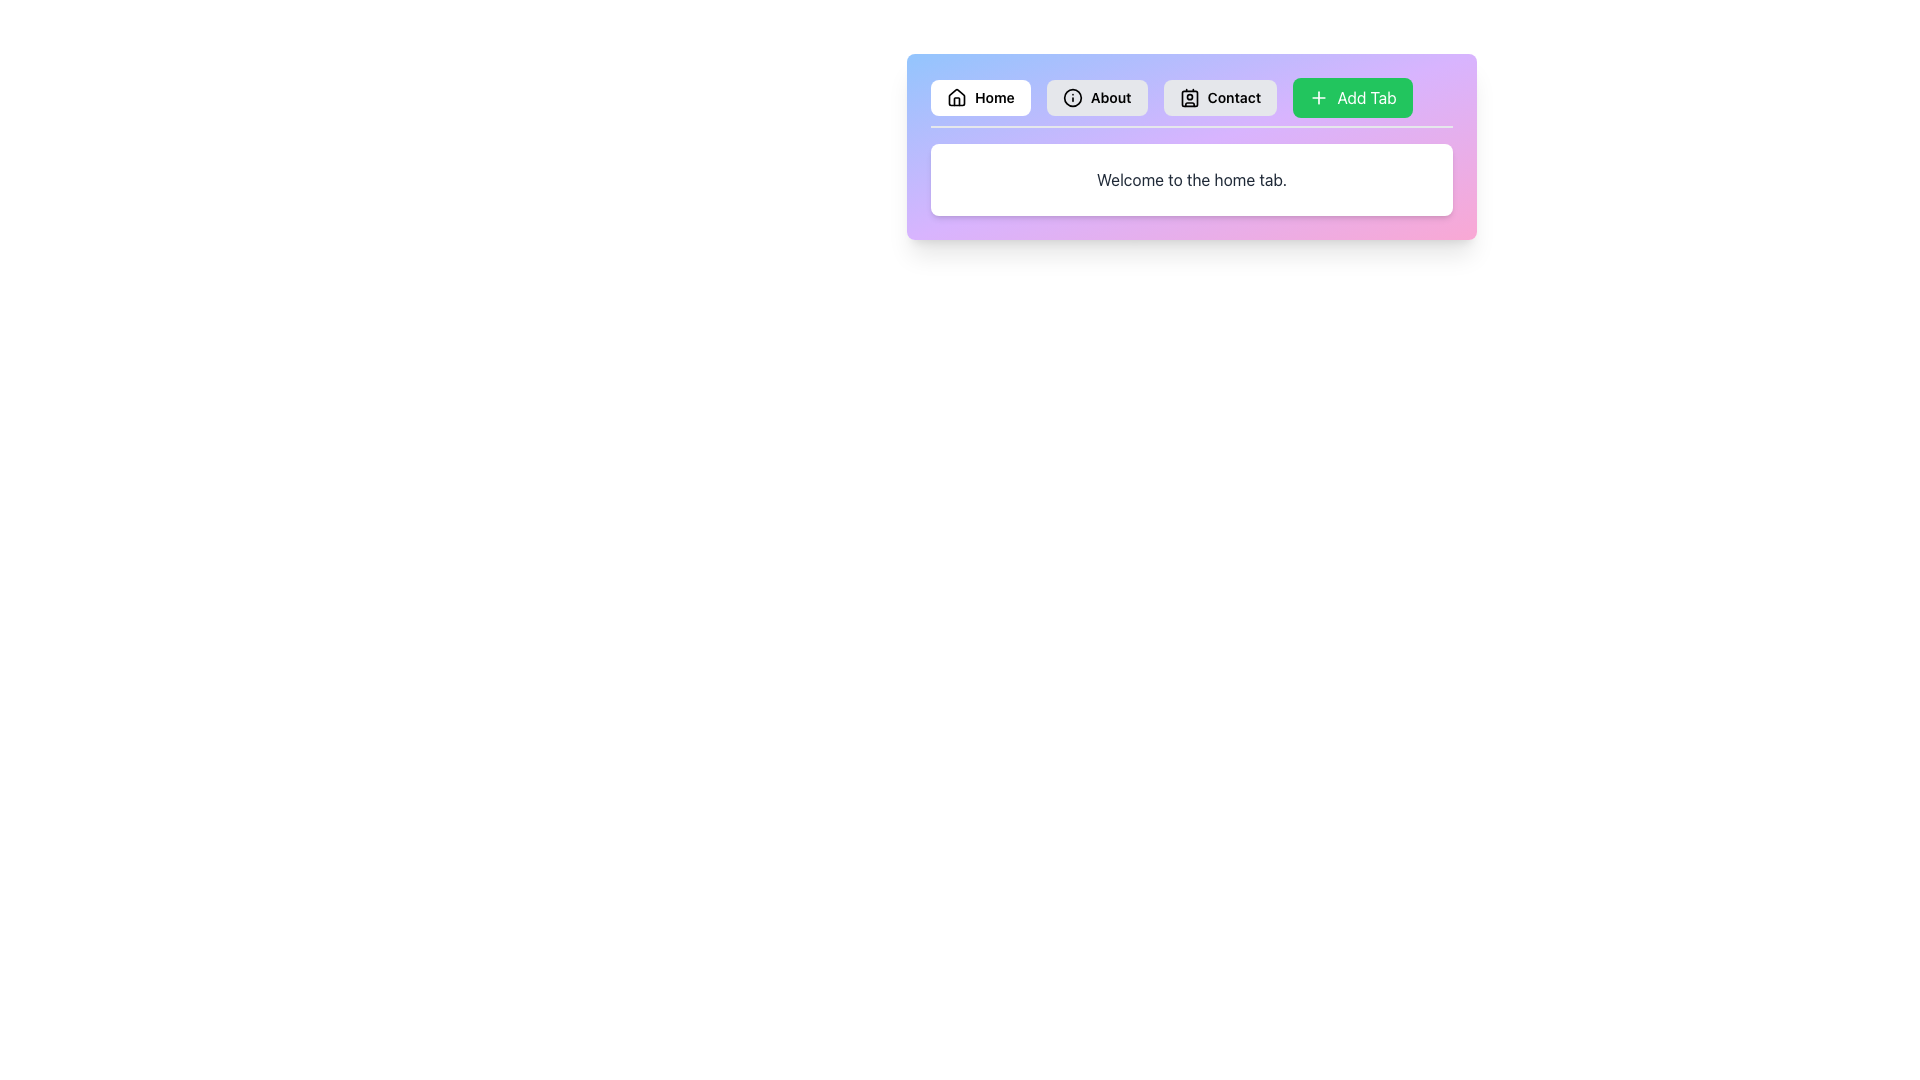  What do you see at coordinates (955, 97) in the screenshot?
I see `the 'Home' icon, which is located at the leftmost part of the 'Home' button next to the text label 'Home'` at bounding box center [955, 97].